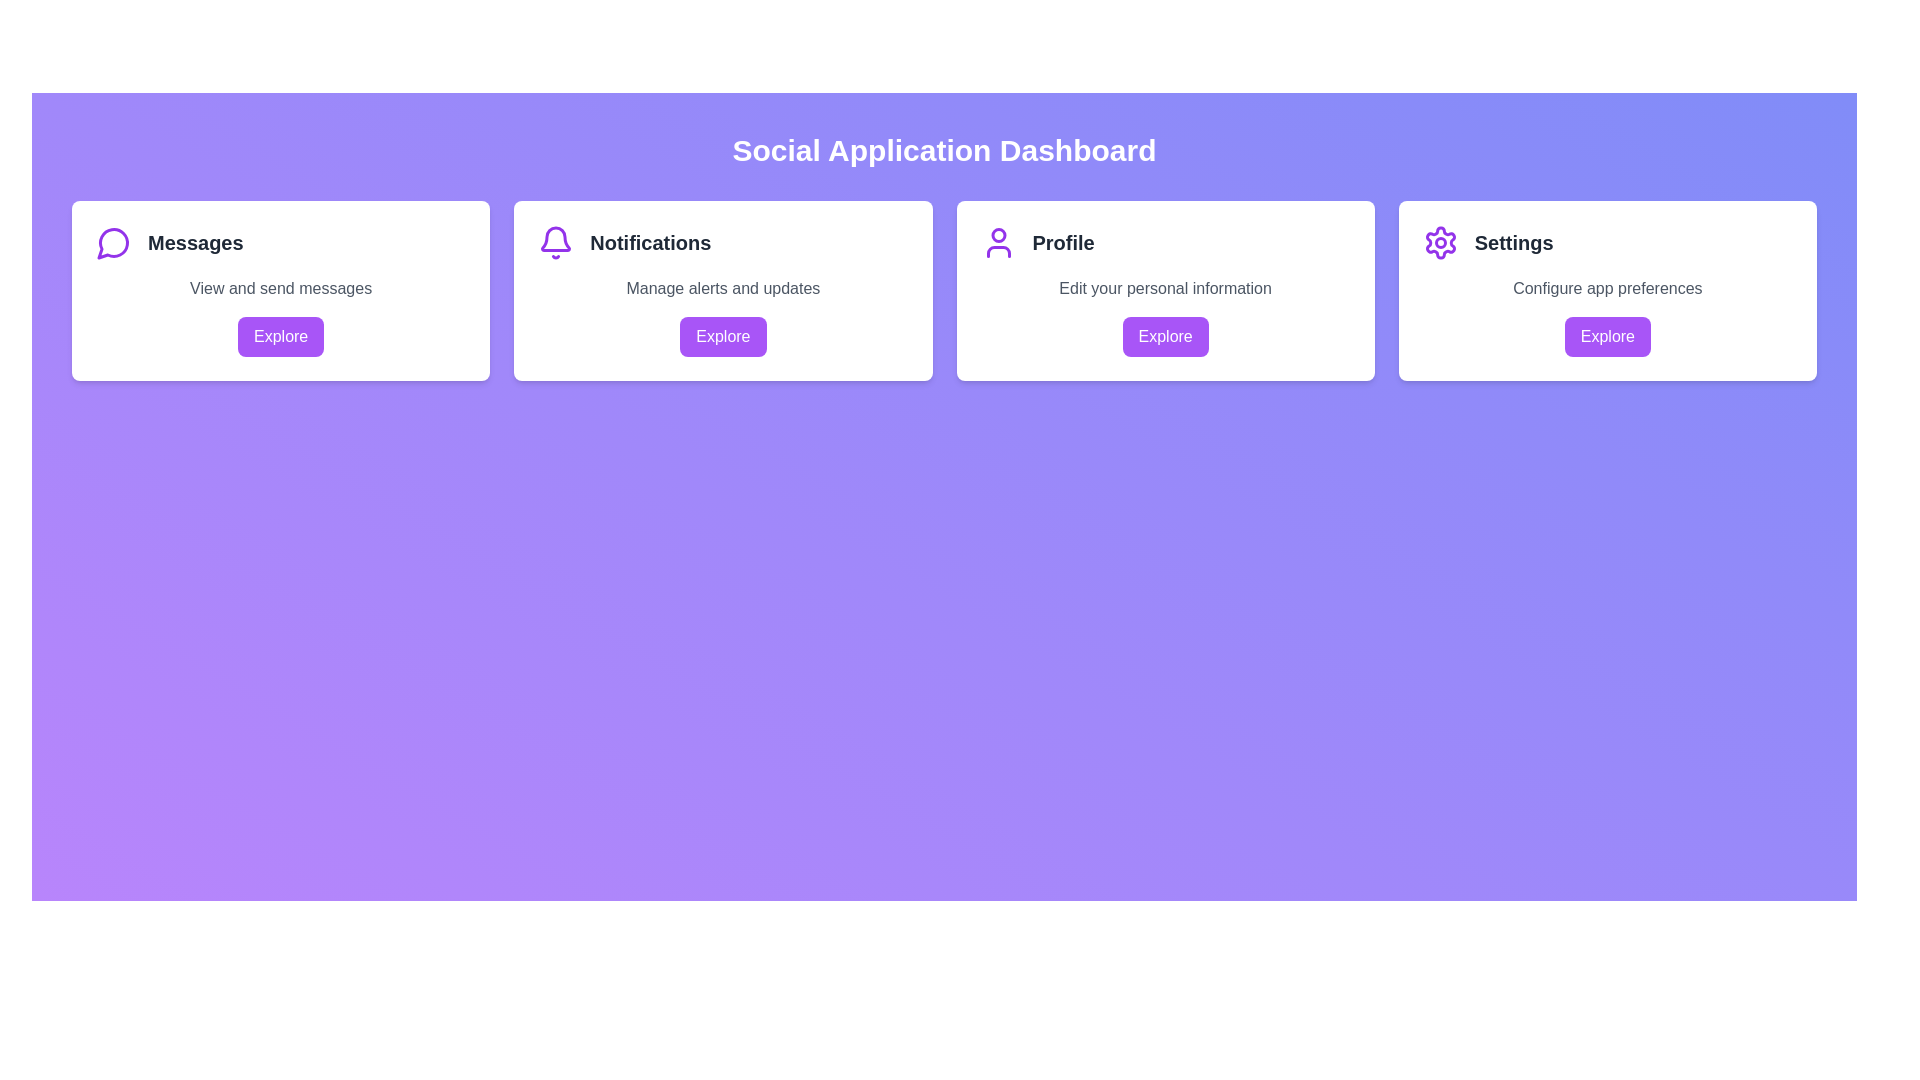 The image size is (1920, 1080). Describe the element at coordinates (1440, 242) in the screenshot. I see `the central decorative SVG circle within the settings icon located on the far right of the dashboard interface` at that location.